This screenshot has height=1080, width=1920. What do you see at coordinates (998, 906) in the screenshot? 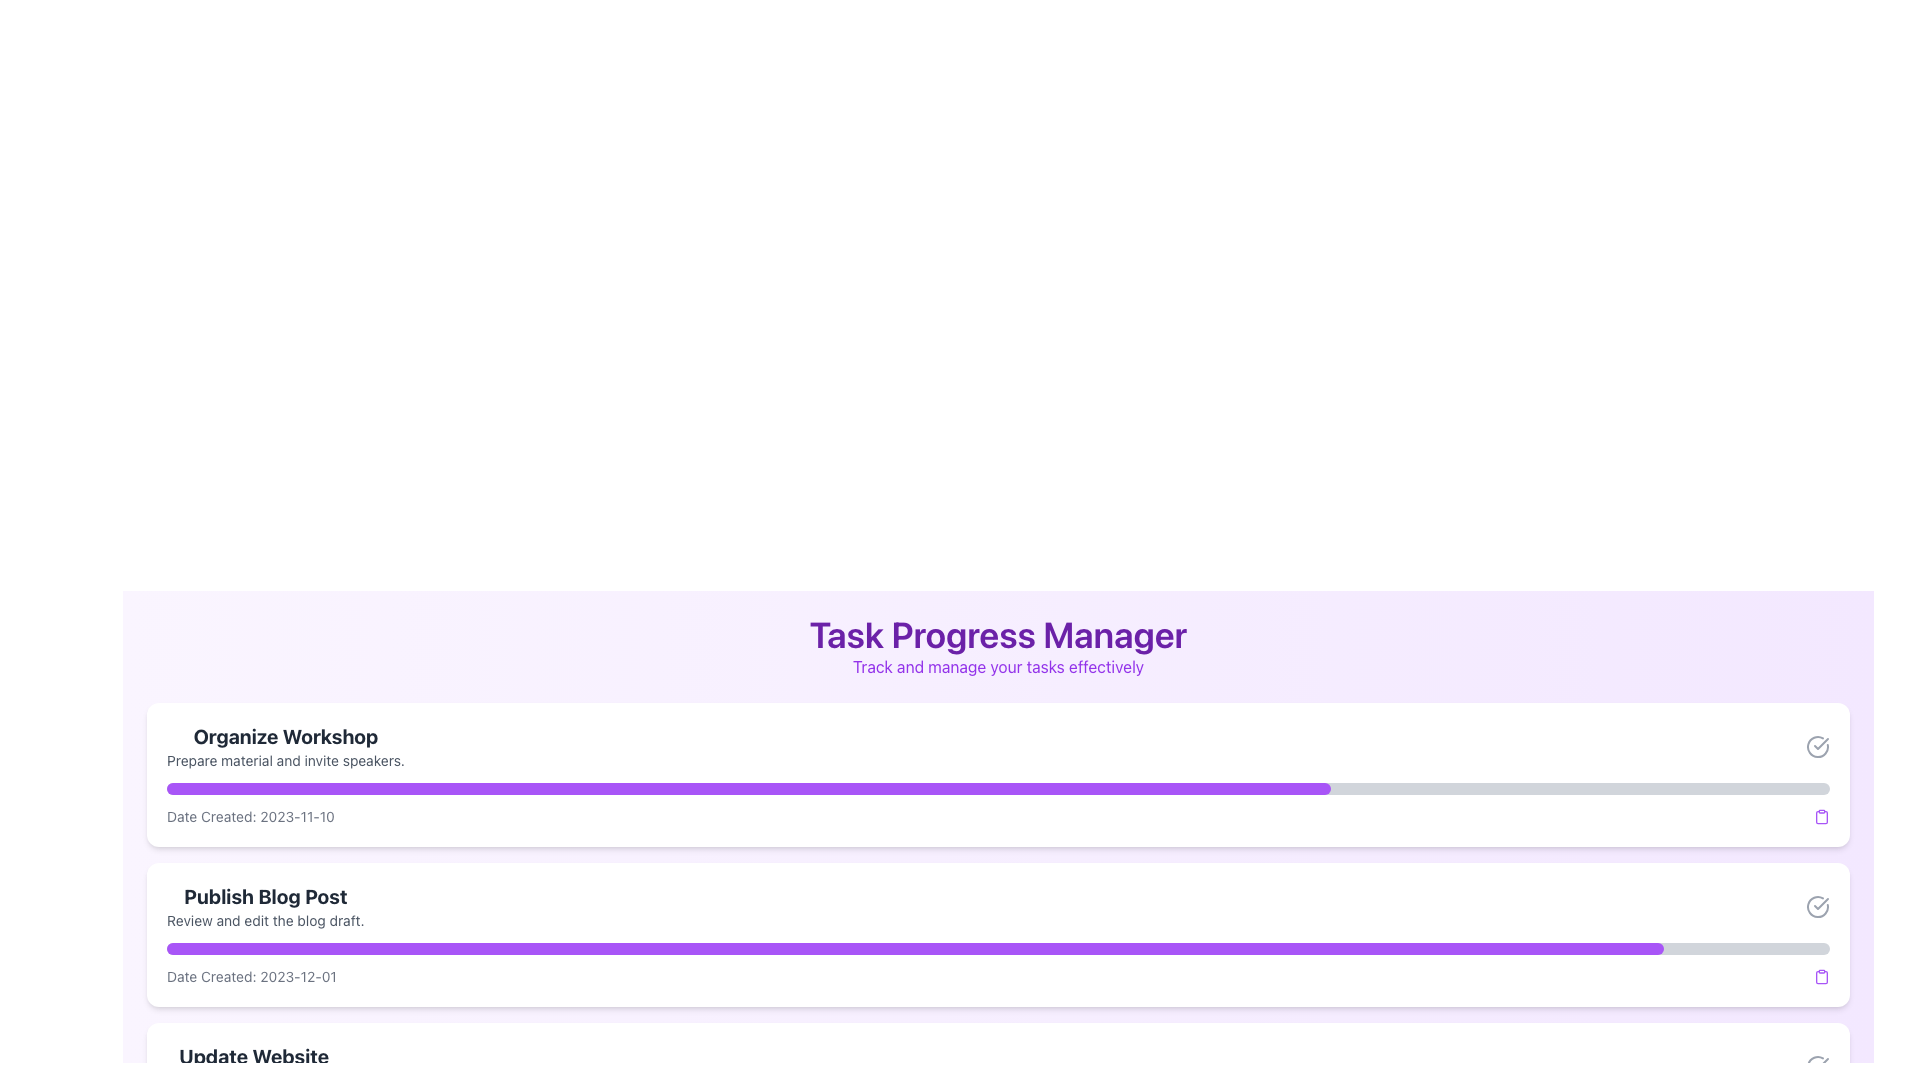
I see `the textual section within the task card labeled 'Publish Blog Post' that contains the subtitle 'Review and edit the blog draft.'` at bounding box center [998, 906].